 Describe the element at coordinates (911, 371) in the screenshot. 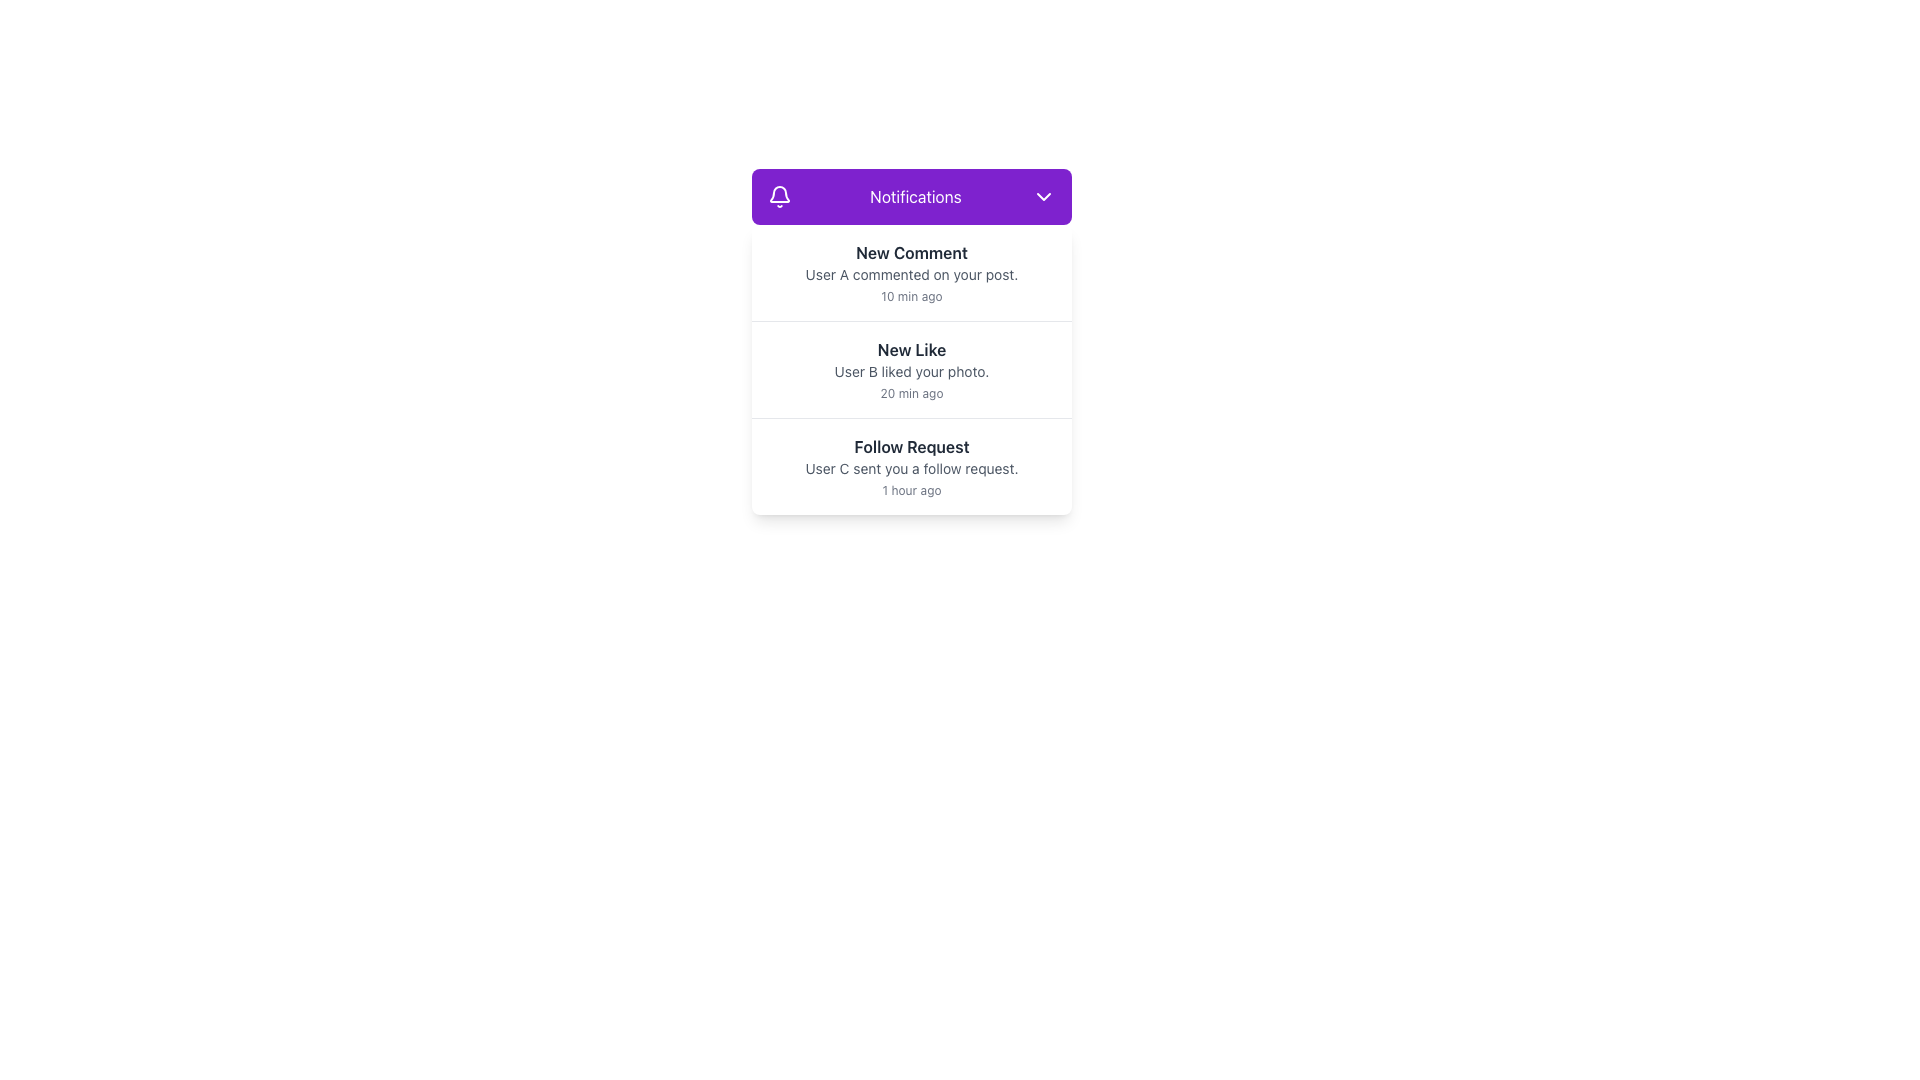

I see `the text label that states 'User B liked your photo.' which is the second notification item under 'New Like'` at that location.